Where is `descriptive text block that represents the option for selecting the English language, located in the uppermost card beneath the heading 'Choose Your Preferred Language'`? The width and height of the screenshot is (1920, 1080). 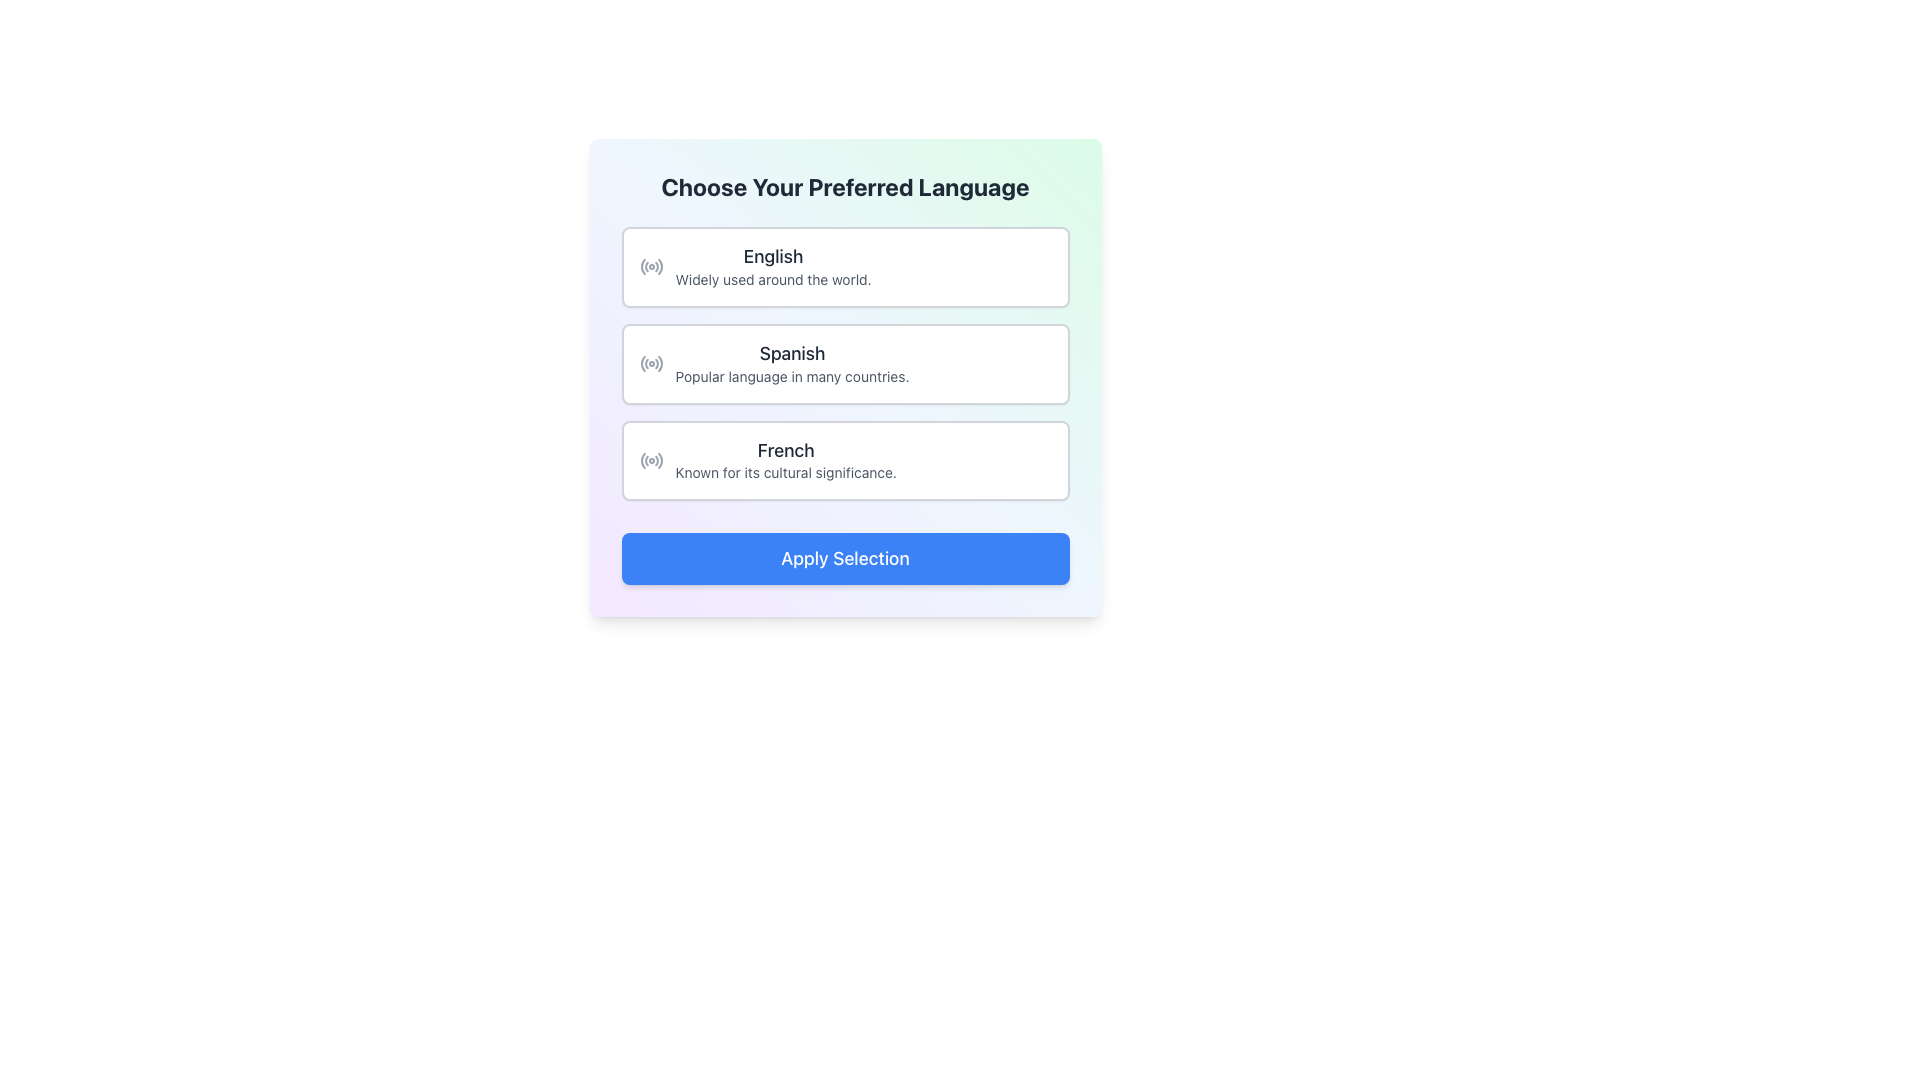
descriptive text block that represents the option for selecting the English language, located in the uppermost card beneath the heading 'Choose Your Preferred Language' is located at coordinates (772, 266).